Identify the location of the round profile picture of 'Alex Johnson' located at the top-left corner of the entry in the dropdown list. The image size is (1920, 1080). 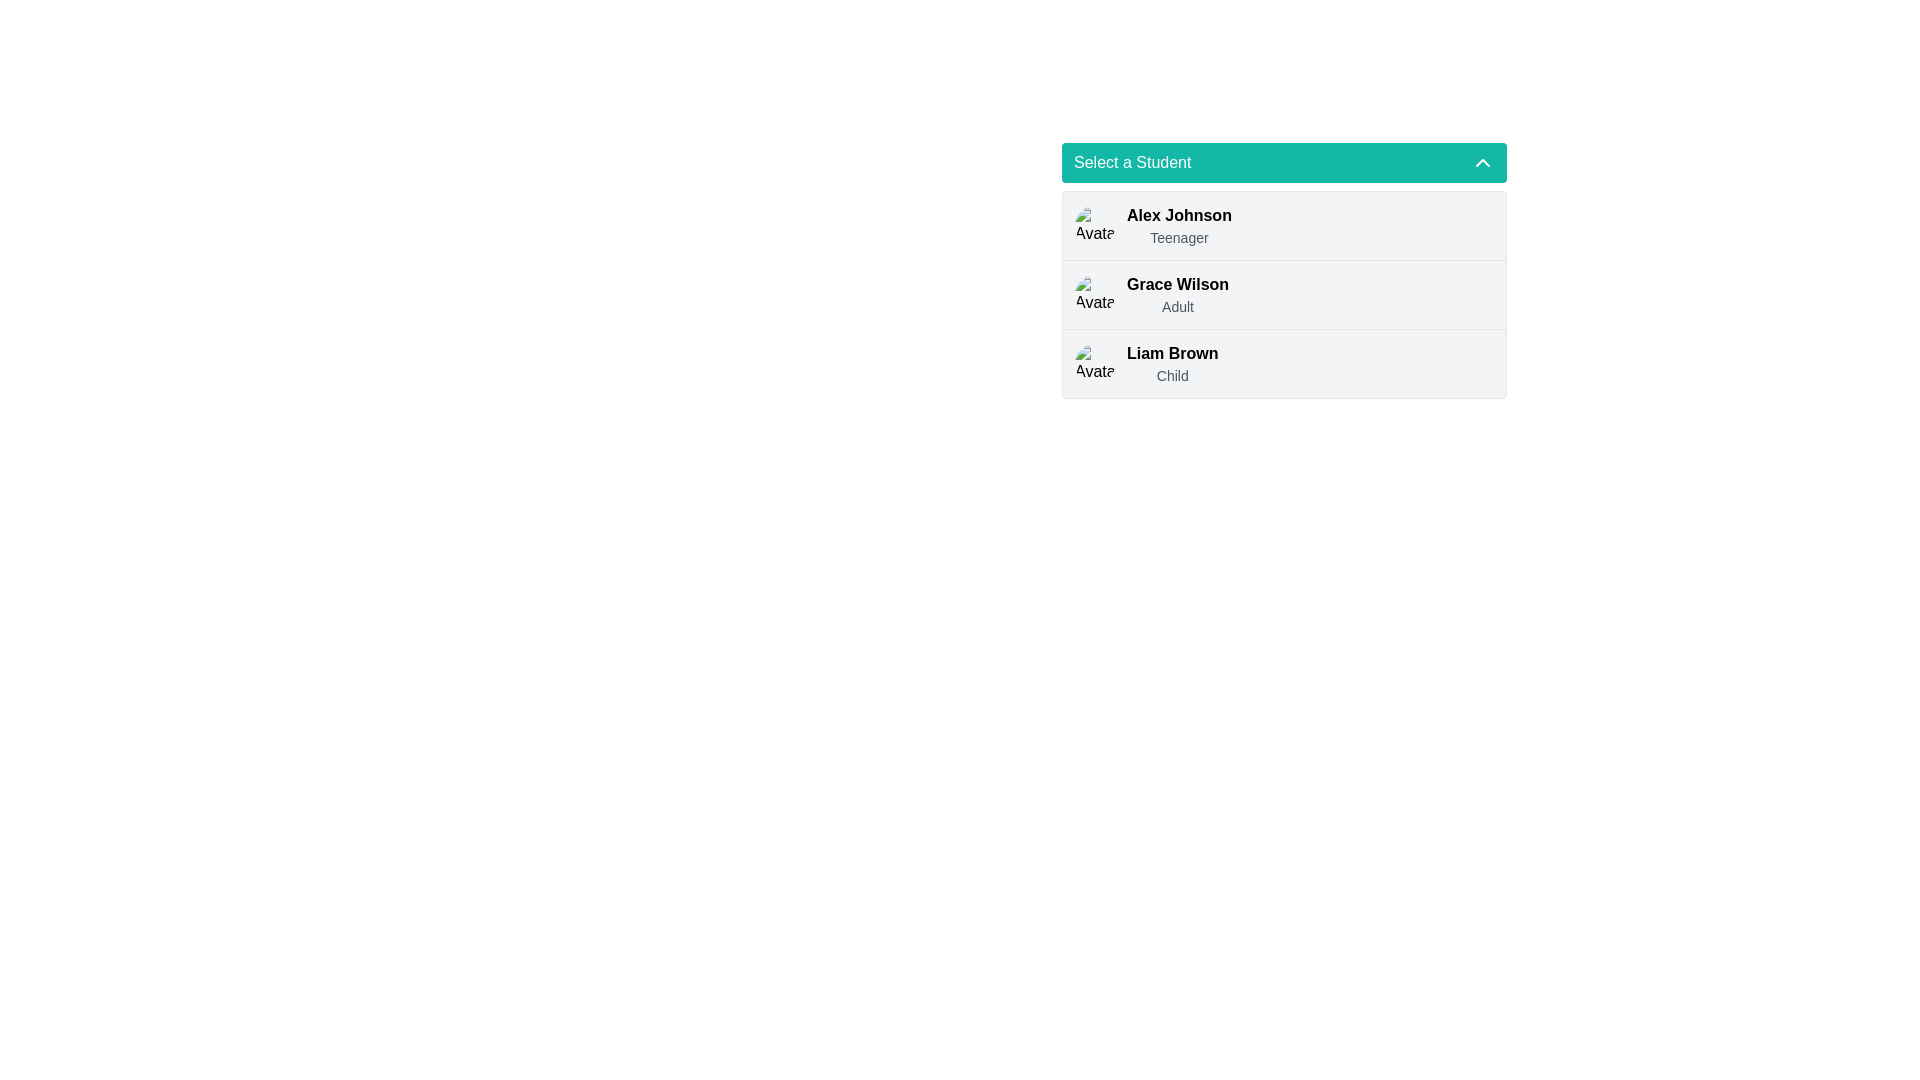
(1093, 225).